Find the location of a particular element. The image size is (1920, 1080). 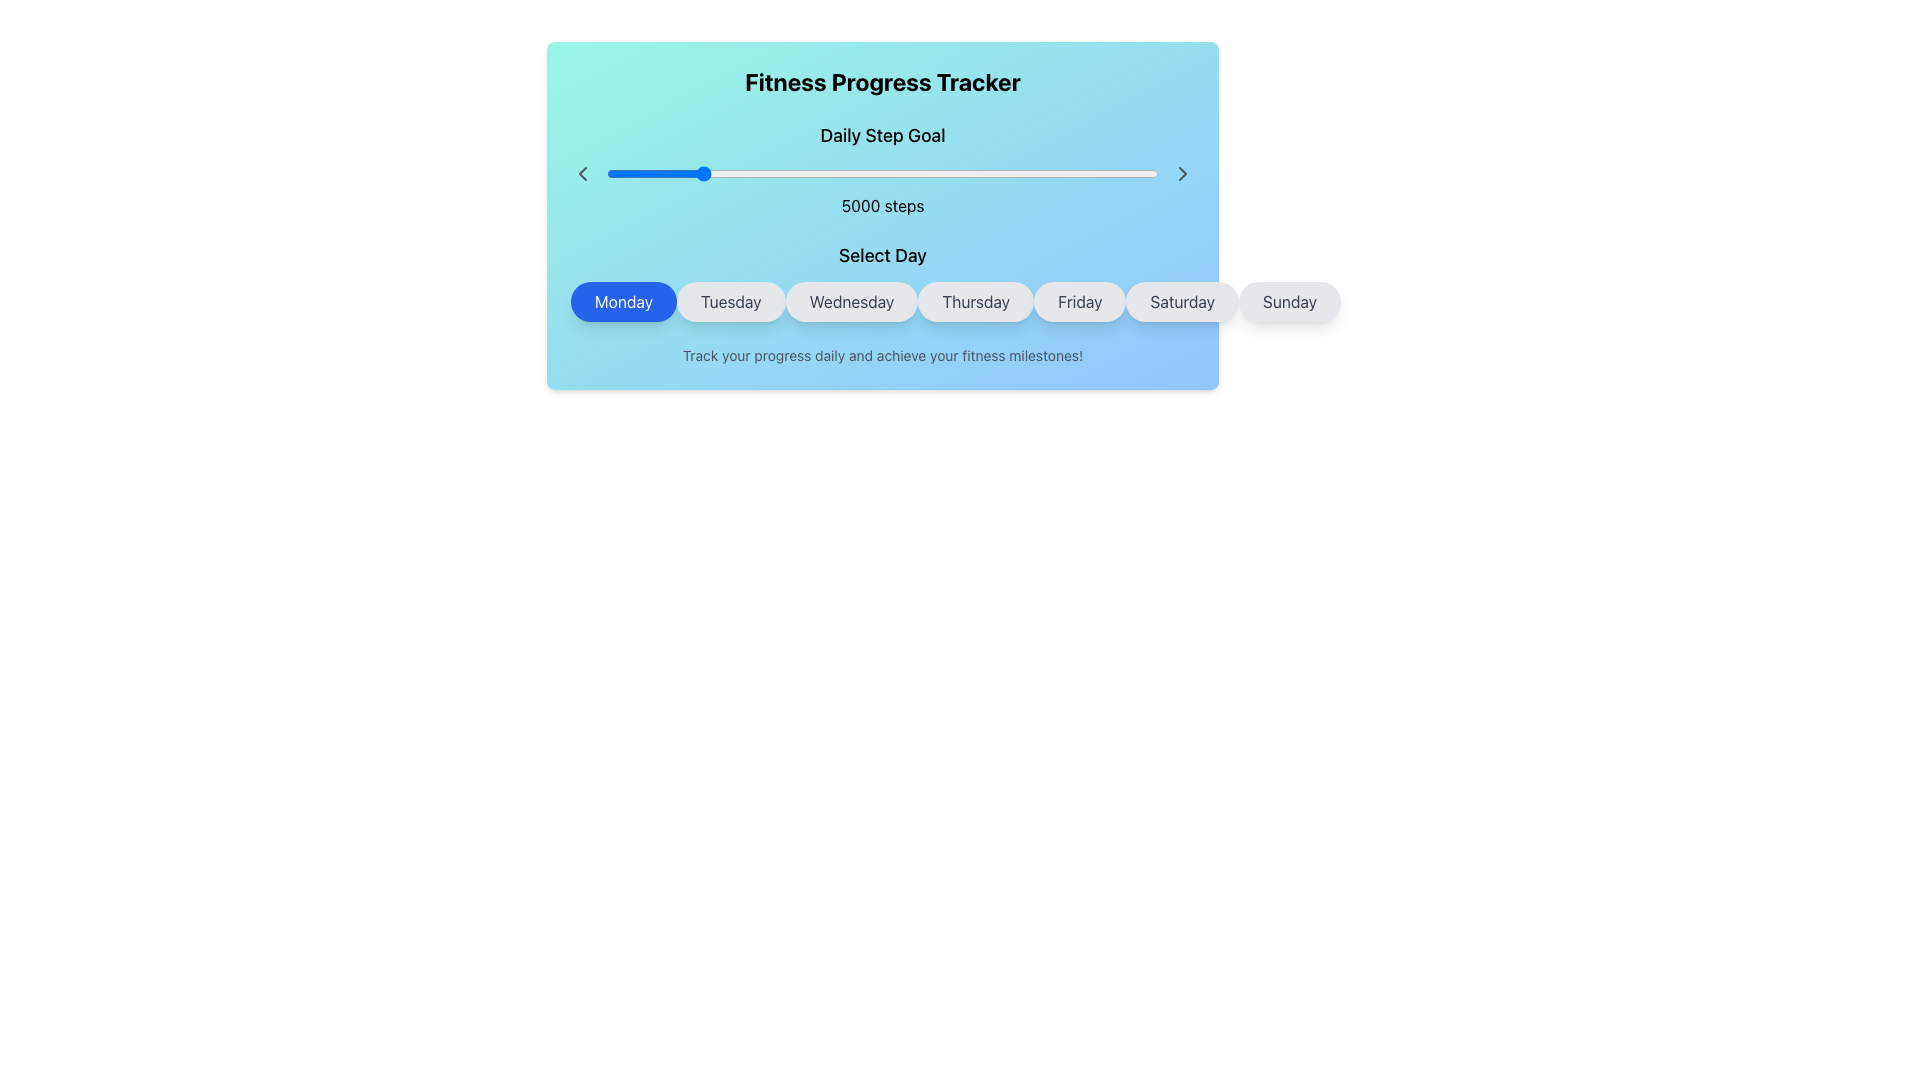

the daily step goal is located at coordinates (609, 172).